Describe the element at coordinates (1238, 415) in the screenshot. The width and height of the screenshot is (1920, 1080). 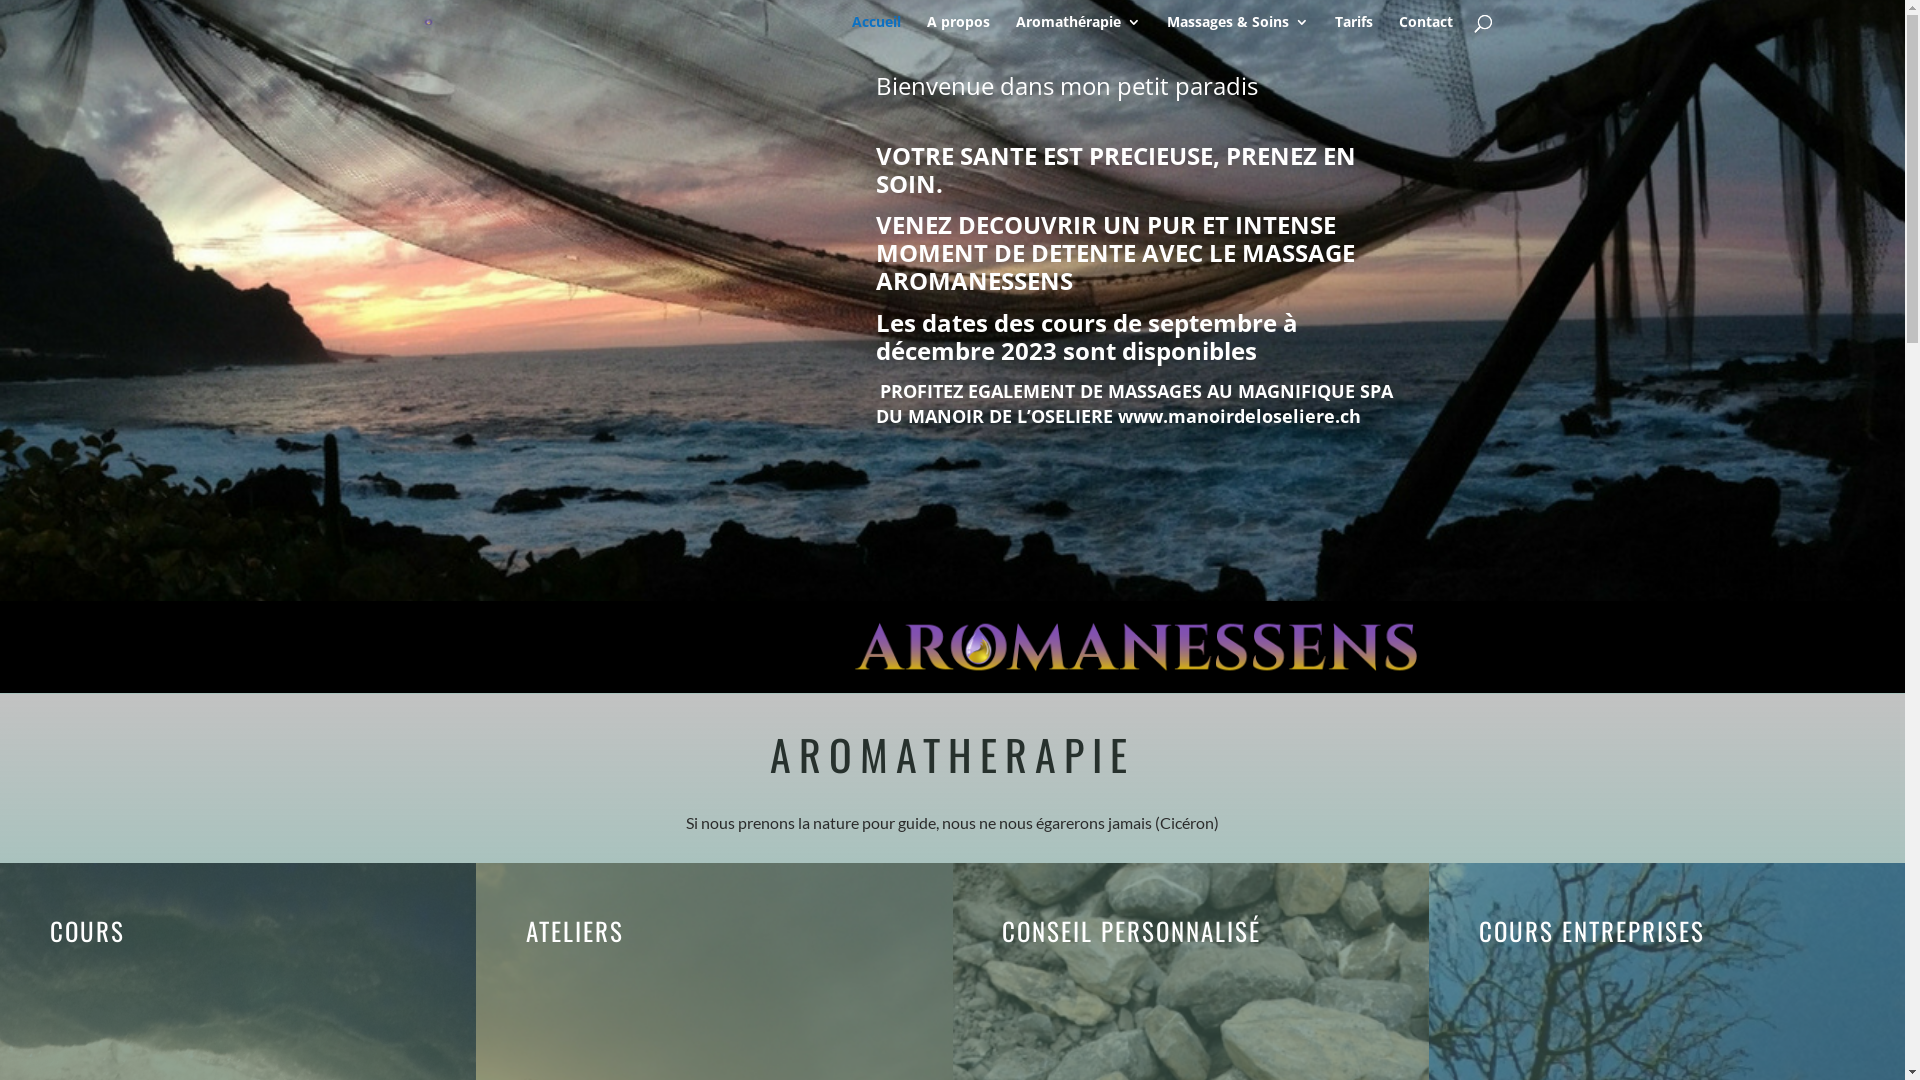
I see `'www.manoirdeloseliere.ch'` at that location.